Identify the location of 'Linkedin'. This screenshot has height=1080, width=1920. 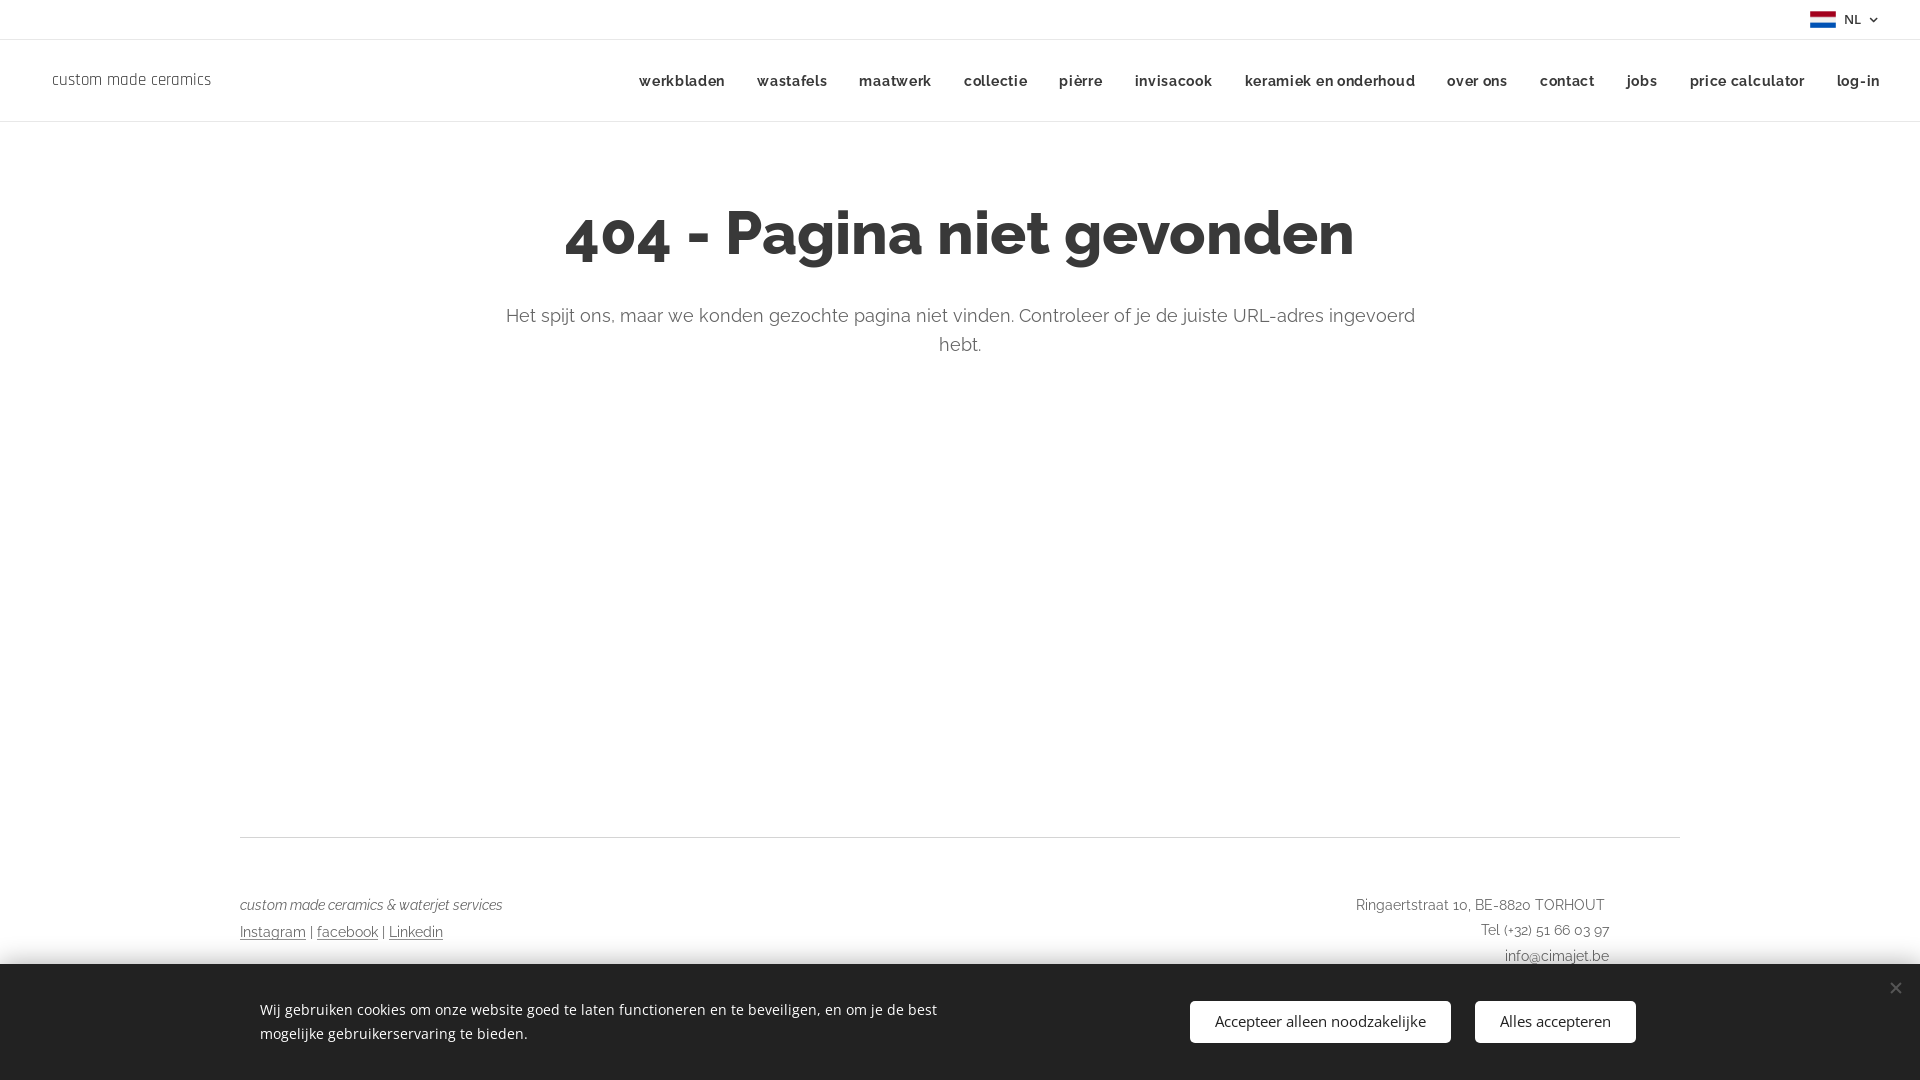
(415, 932).